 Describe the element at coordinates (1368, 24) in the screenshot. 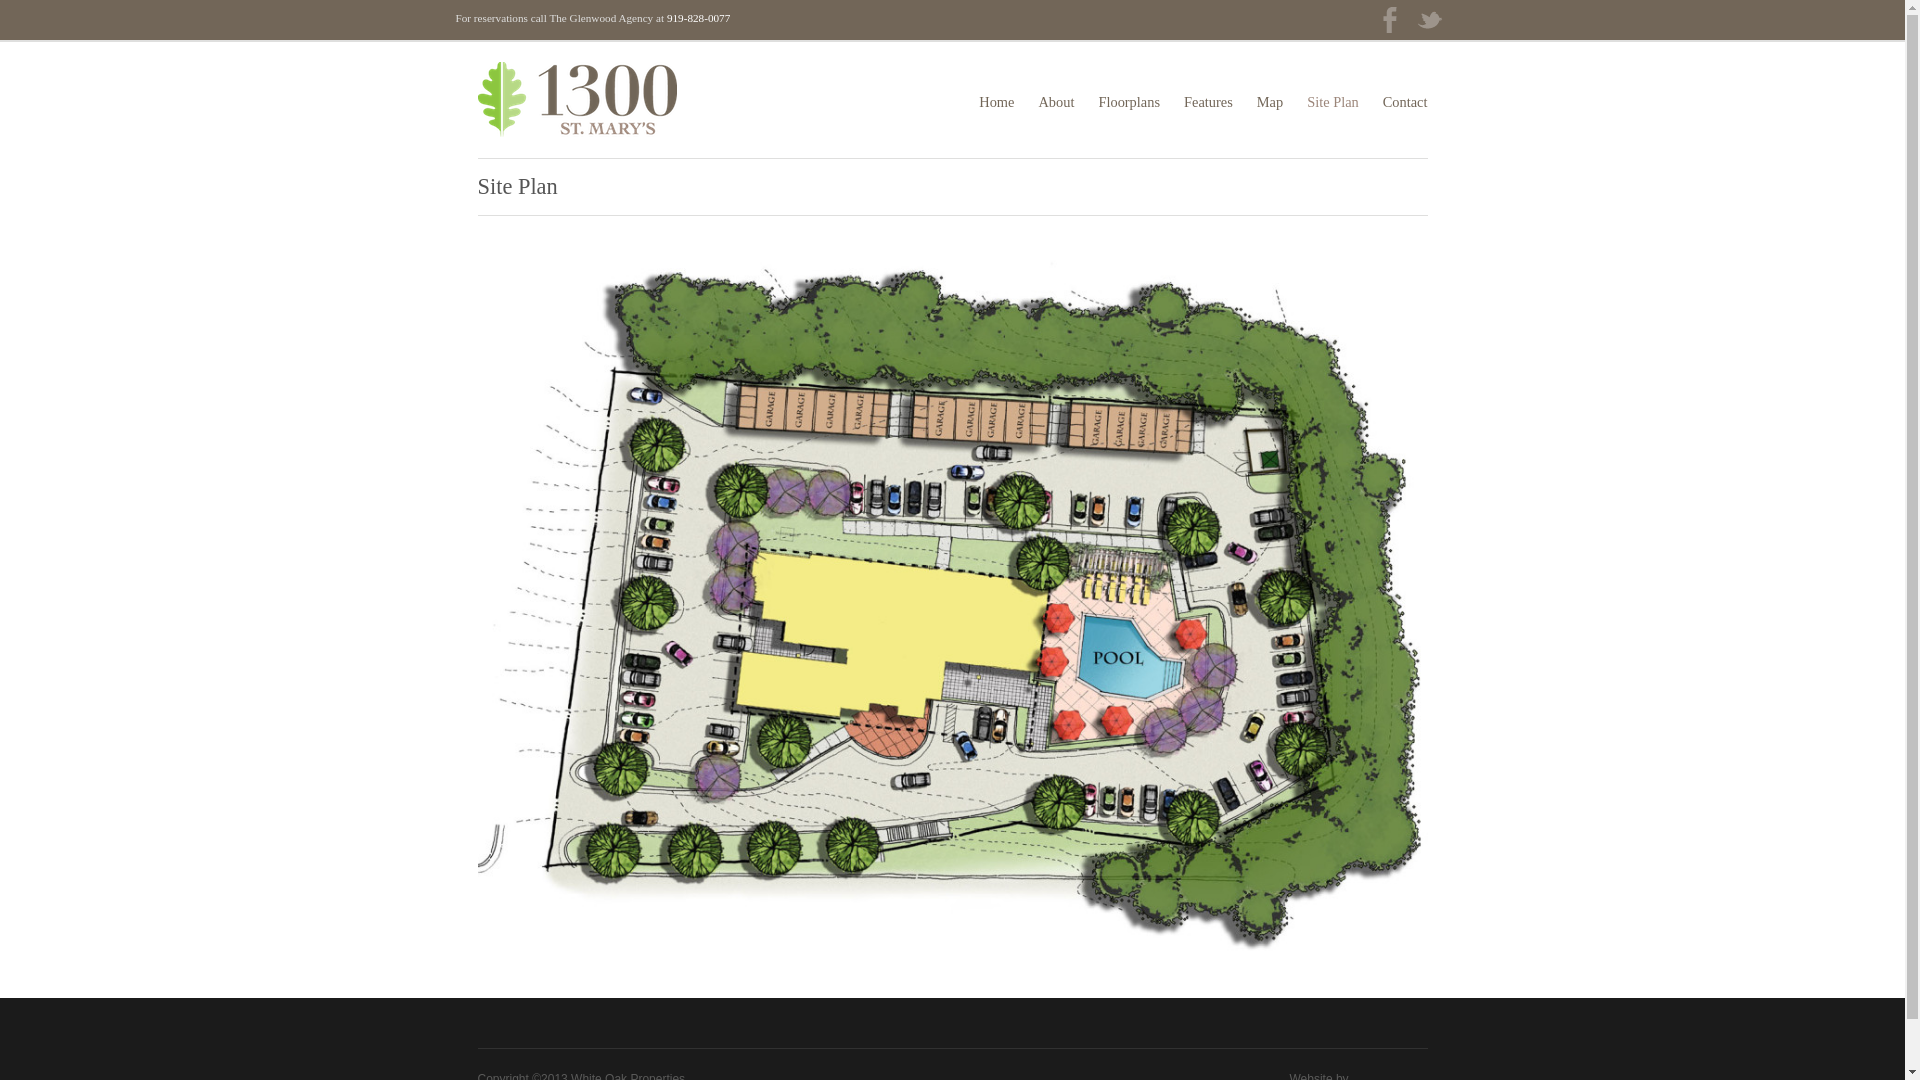

I see `'Facebook'` at that location.